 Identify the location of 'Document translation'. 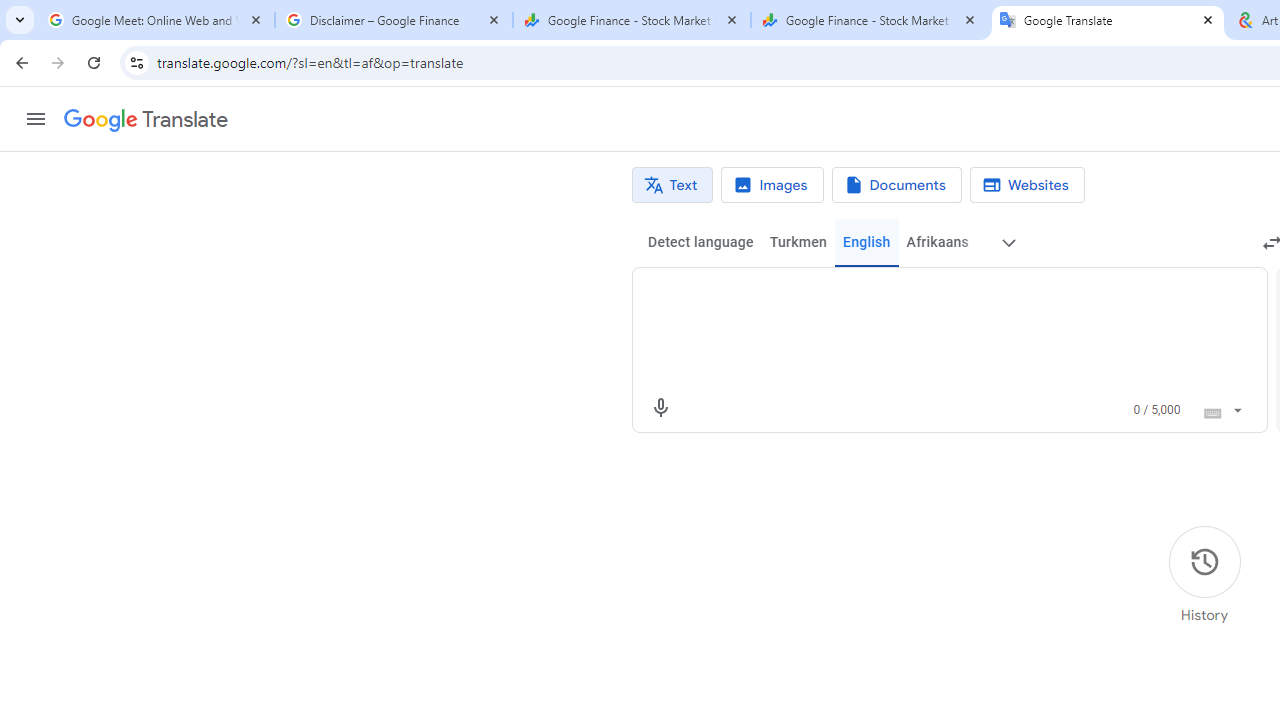
(895, 185).